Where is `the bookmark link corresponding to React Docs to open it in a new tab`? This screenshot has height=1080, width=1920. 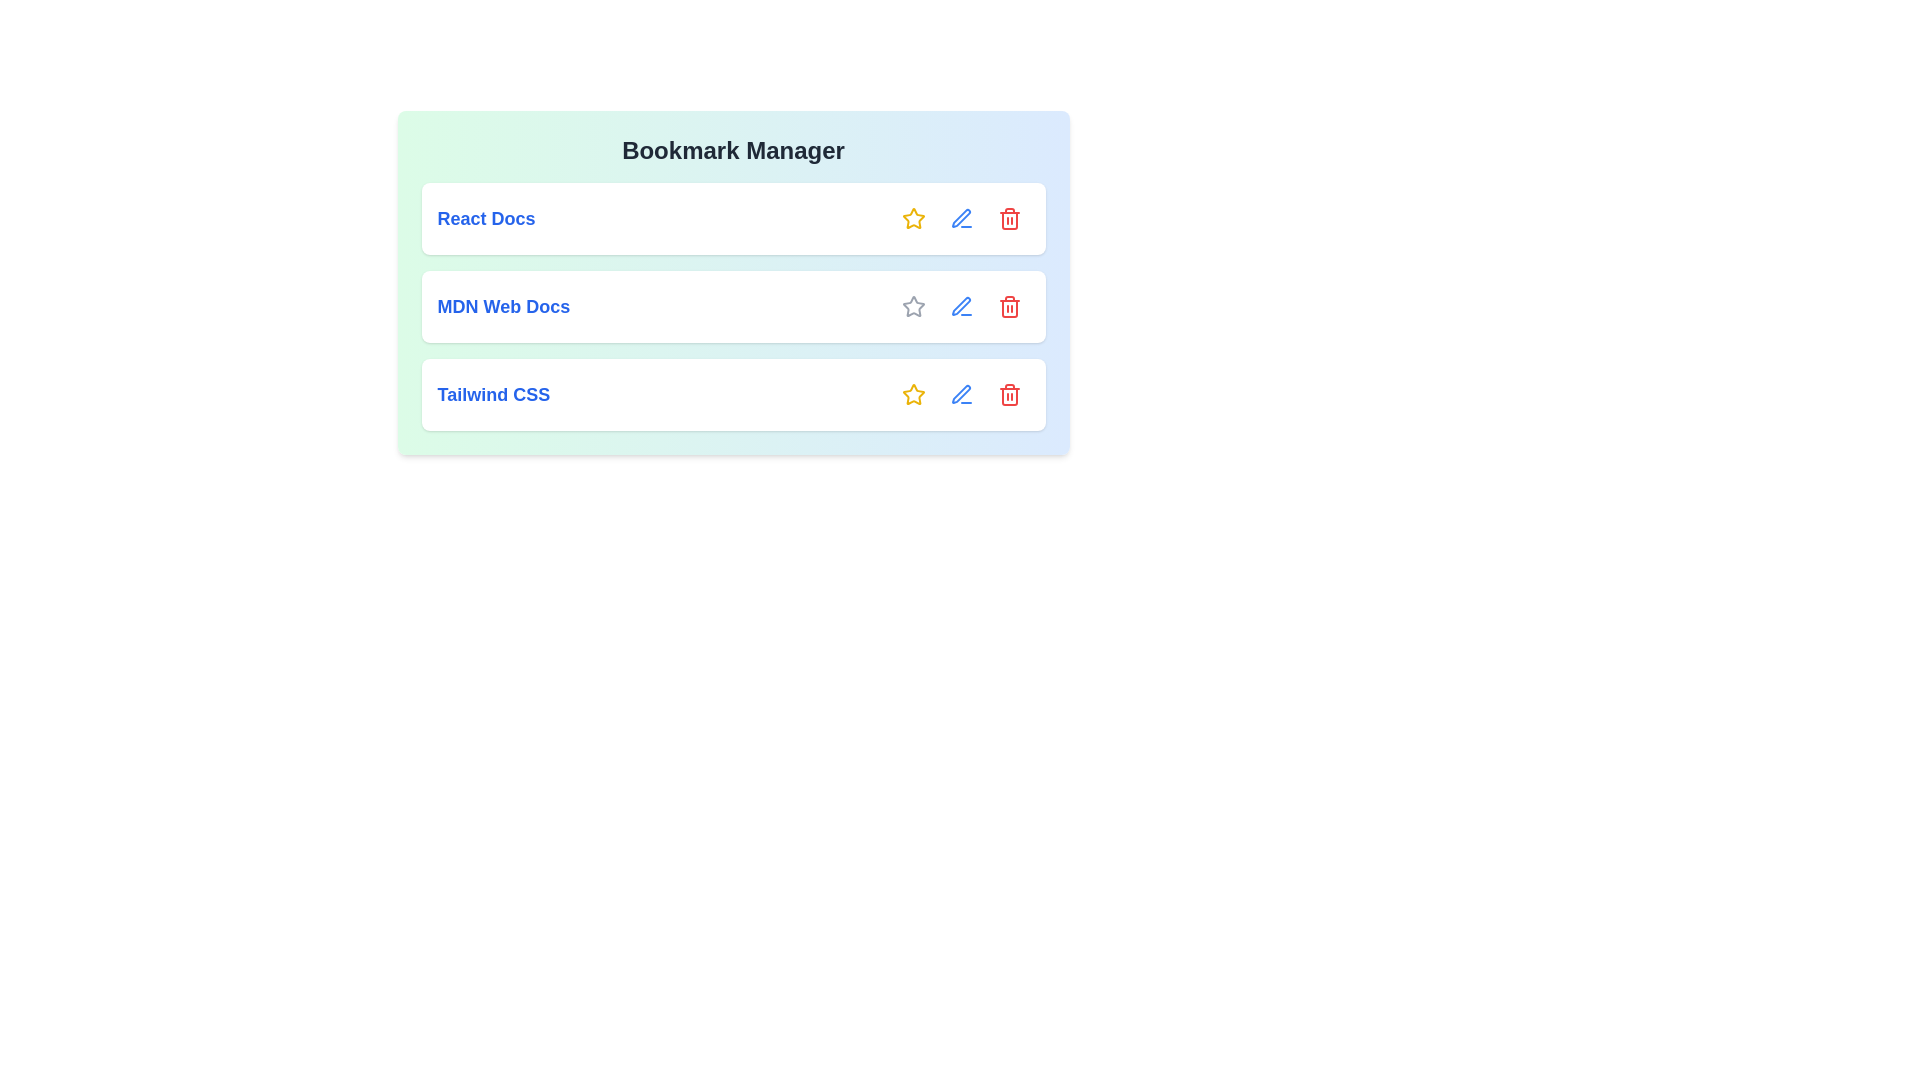
the bookmark link corresponding to React Docs to open it in a new tab is located at coordinates (486, 219).